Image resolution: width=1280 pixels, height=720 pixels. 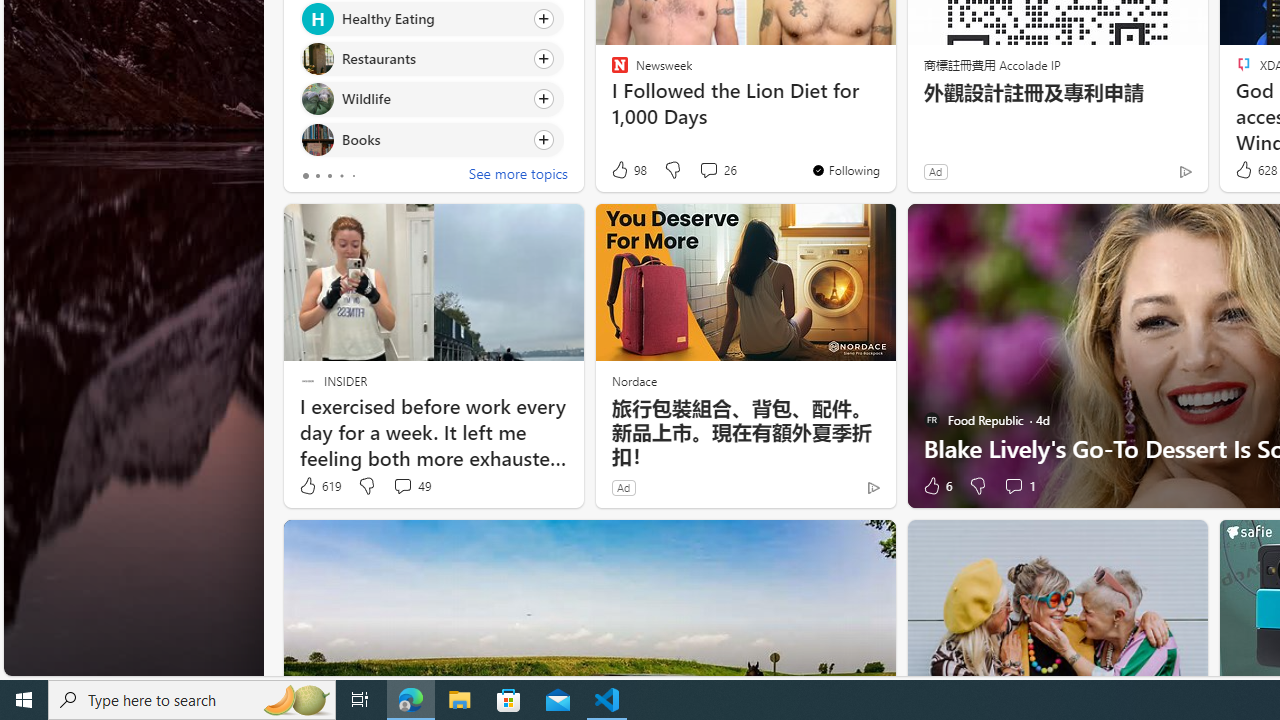 What do you see at coordinates (1019, 486) in the screenshot?
I see `'View comments 1 Comment'` at bounding box center [1019, 486].